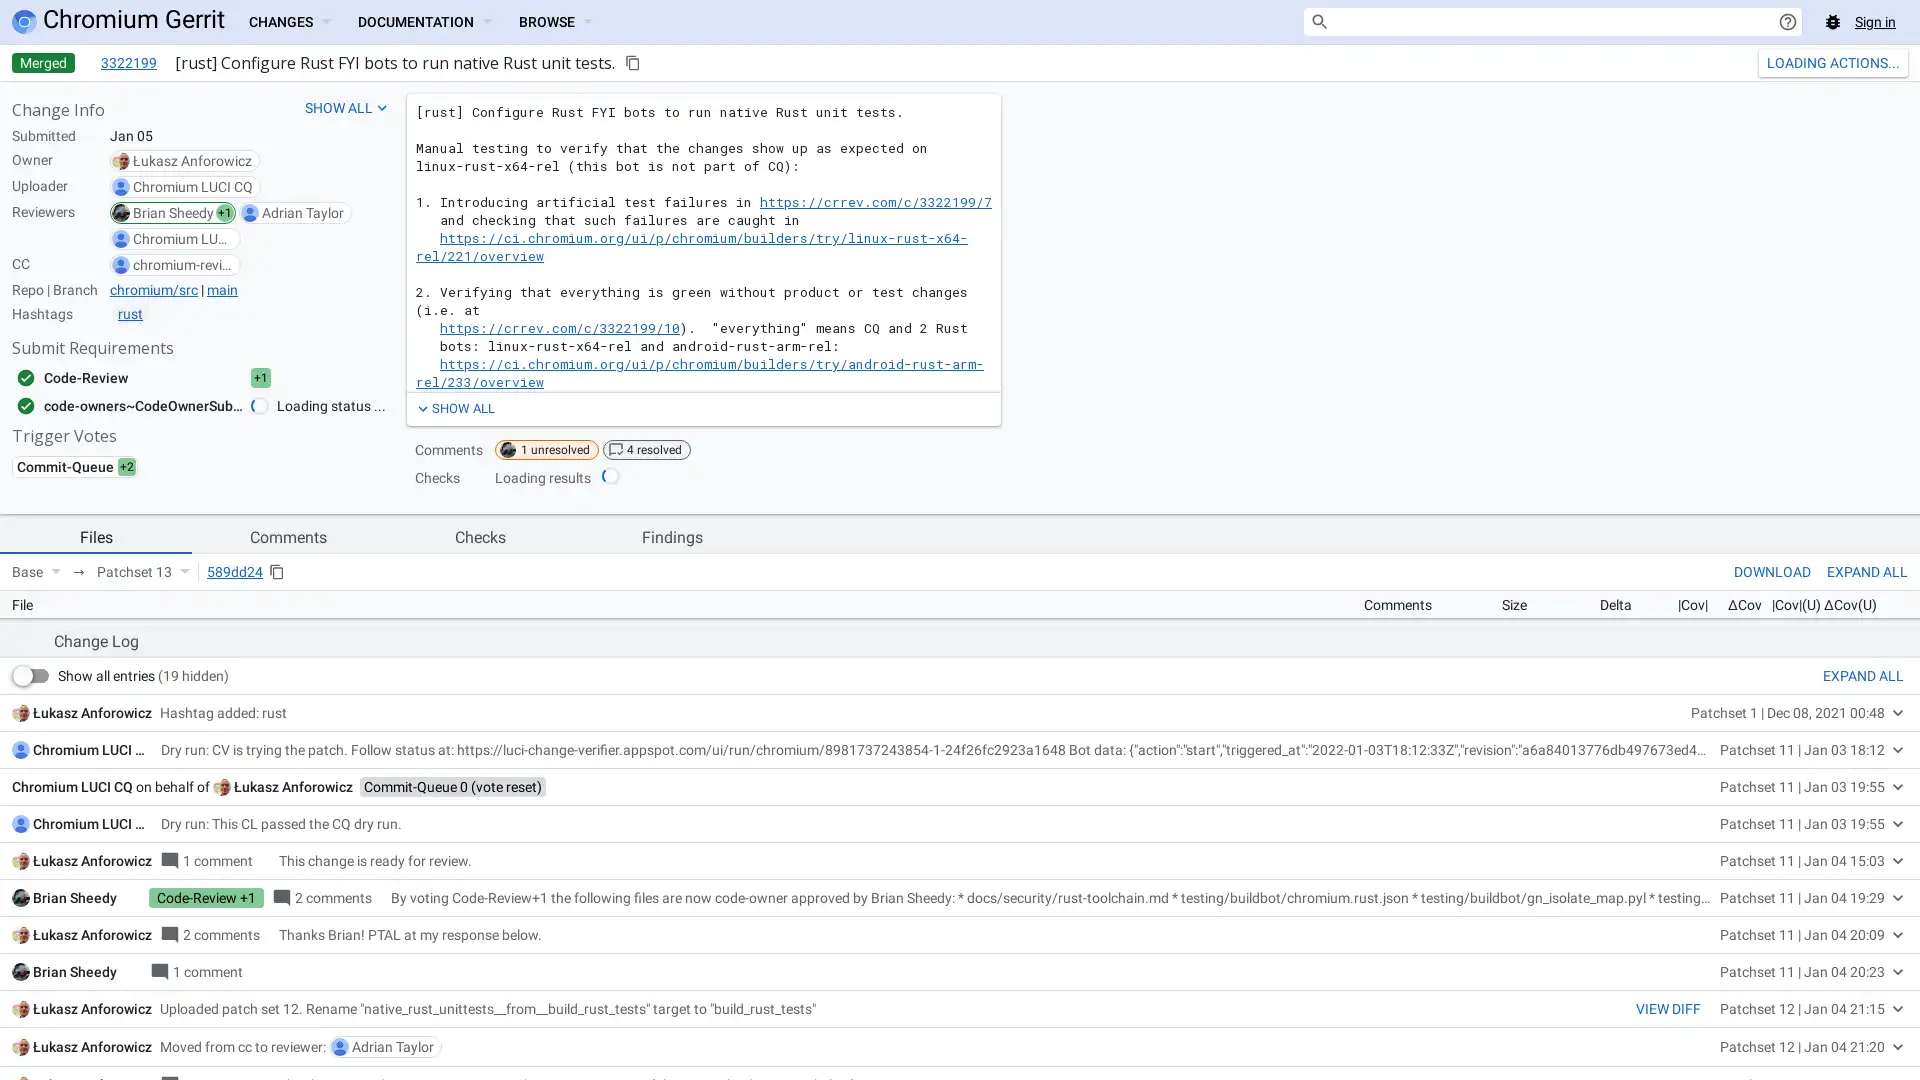 The height and width of the screenshot is (1080, 1920). Describe the element at coordinates (182, 238) in the screenshot. I see `Chromium LUCI CQ` at that location.